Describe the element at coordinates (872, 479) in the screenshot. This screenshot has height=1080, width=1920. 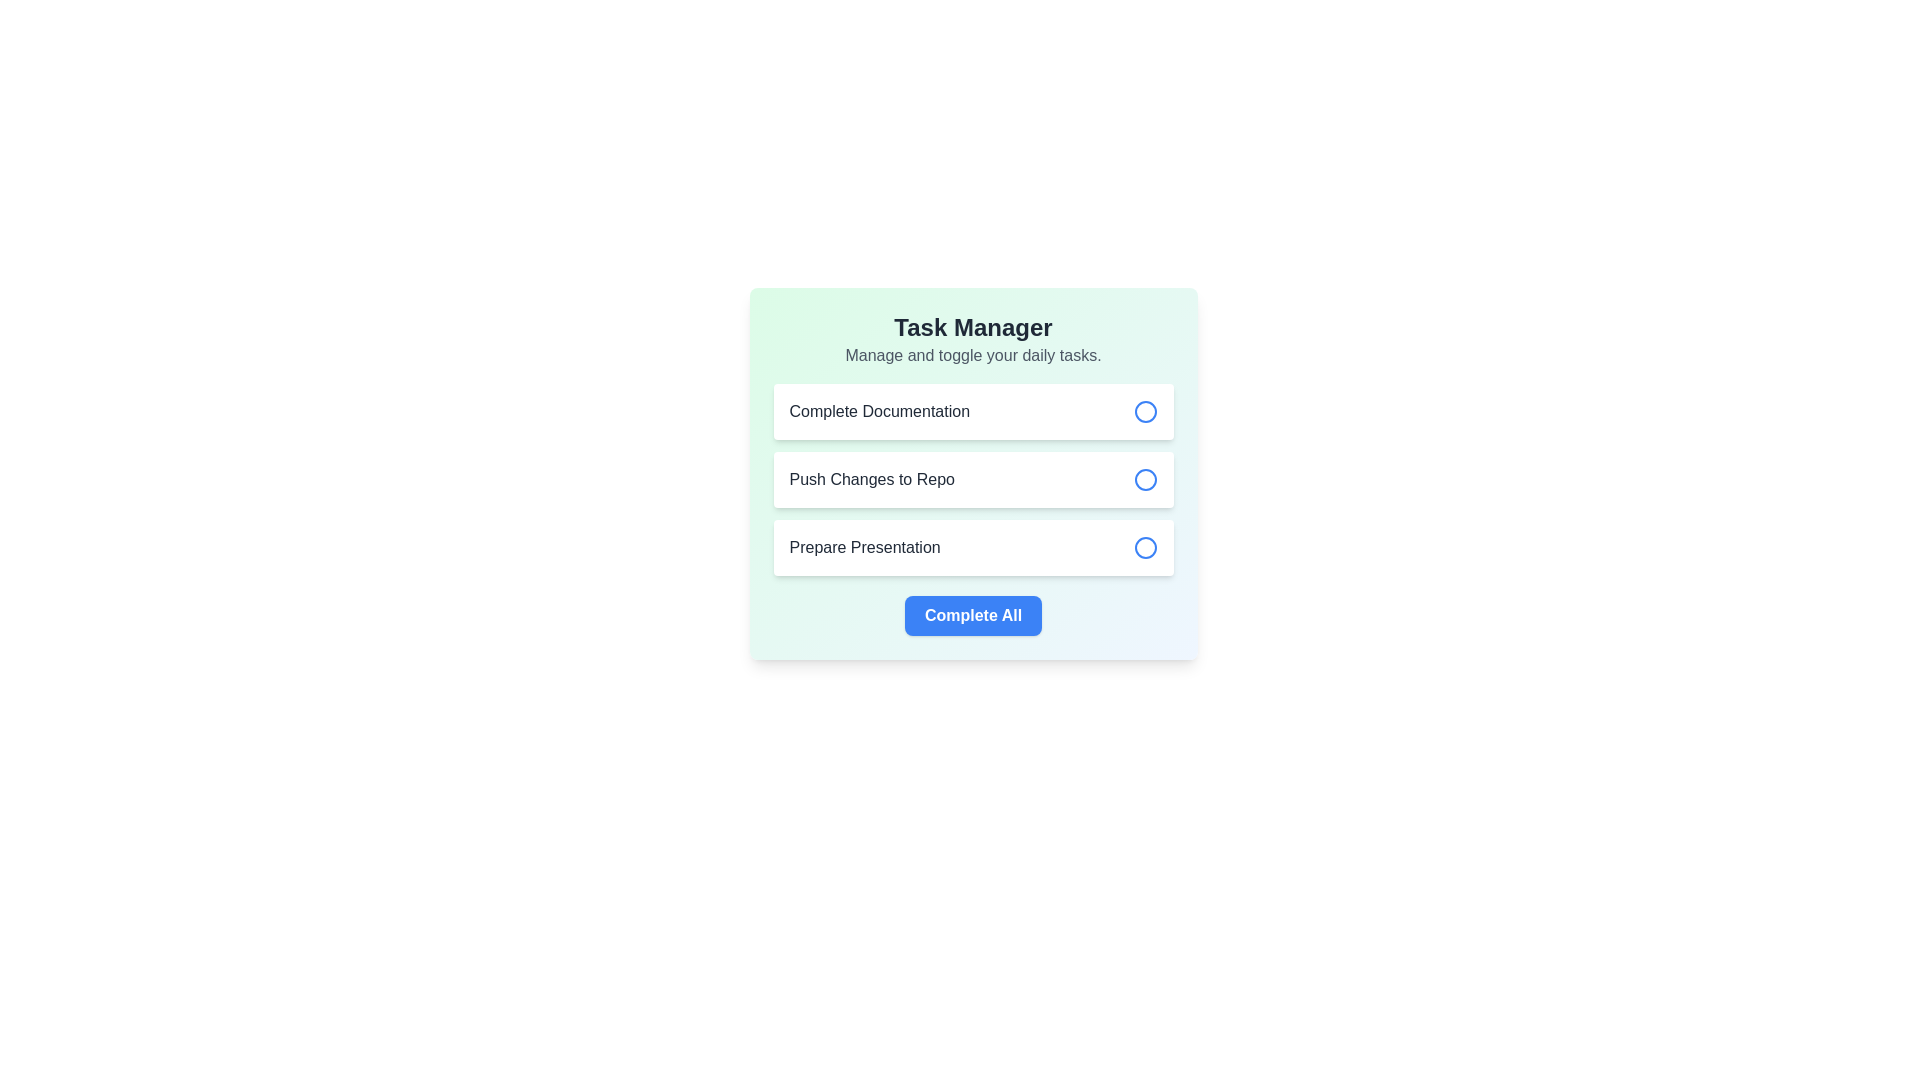
I see `the static text label that provides descriptive information about the associated task or action, located at the center of the interface within a vertical stack of three items` at that location.